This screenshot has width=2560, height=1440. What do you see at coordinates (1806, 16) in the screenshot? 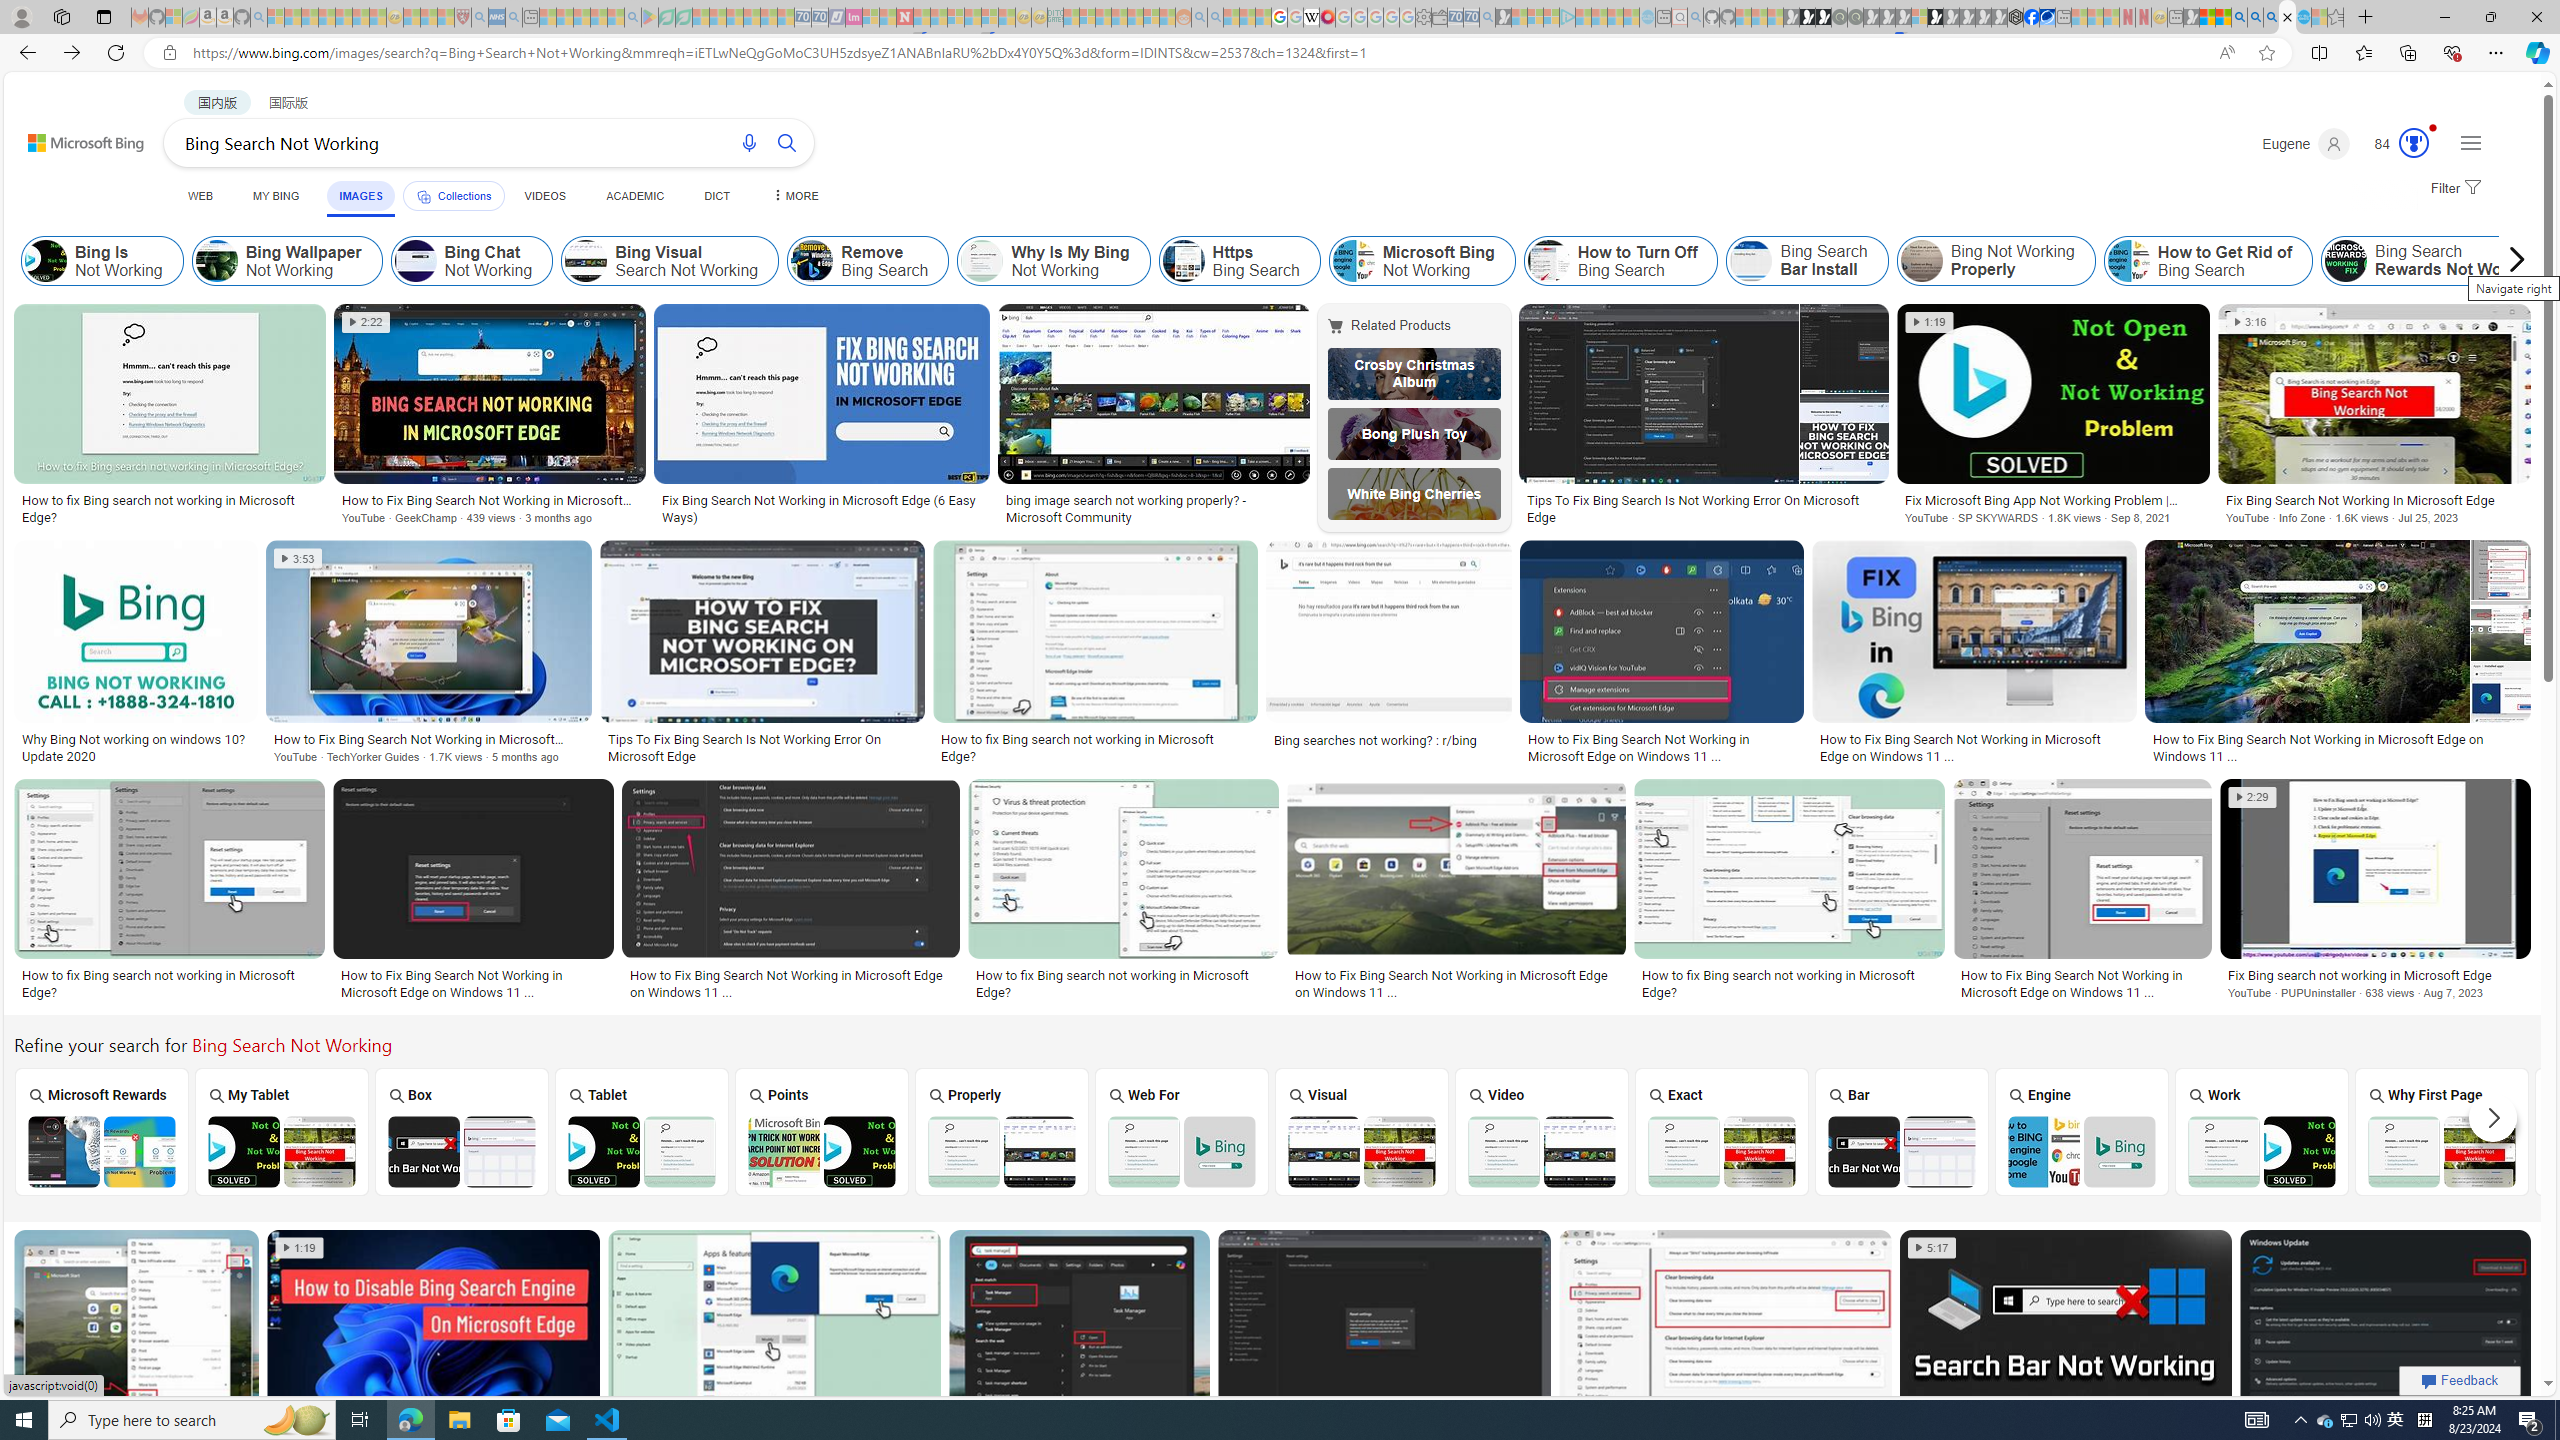
I see `'Play Zoo Boom in your browser | Games from Microsoft Start'` at bounding box center [1806, 16].